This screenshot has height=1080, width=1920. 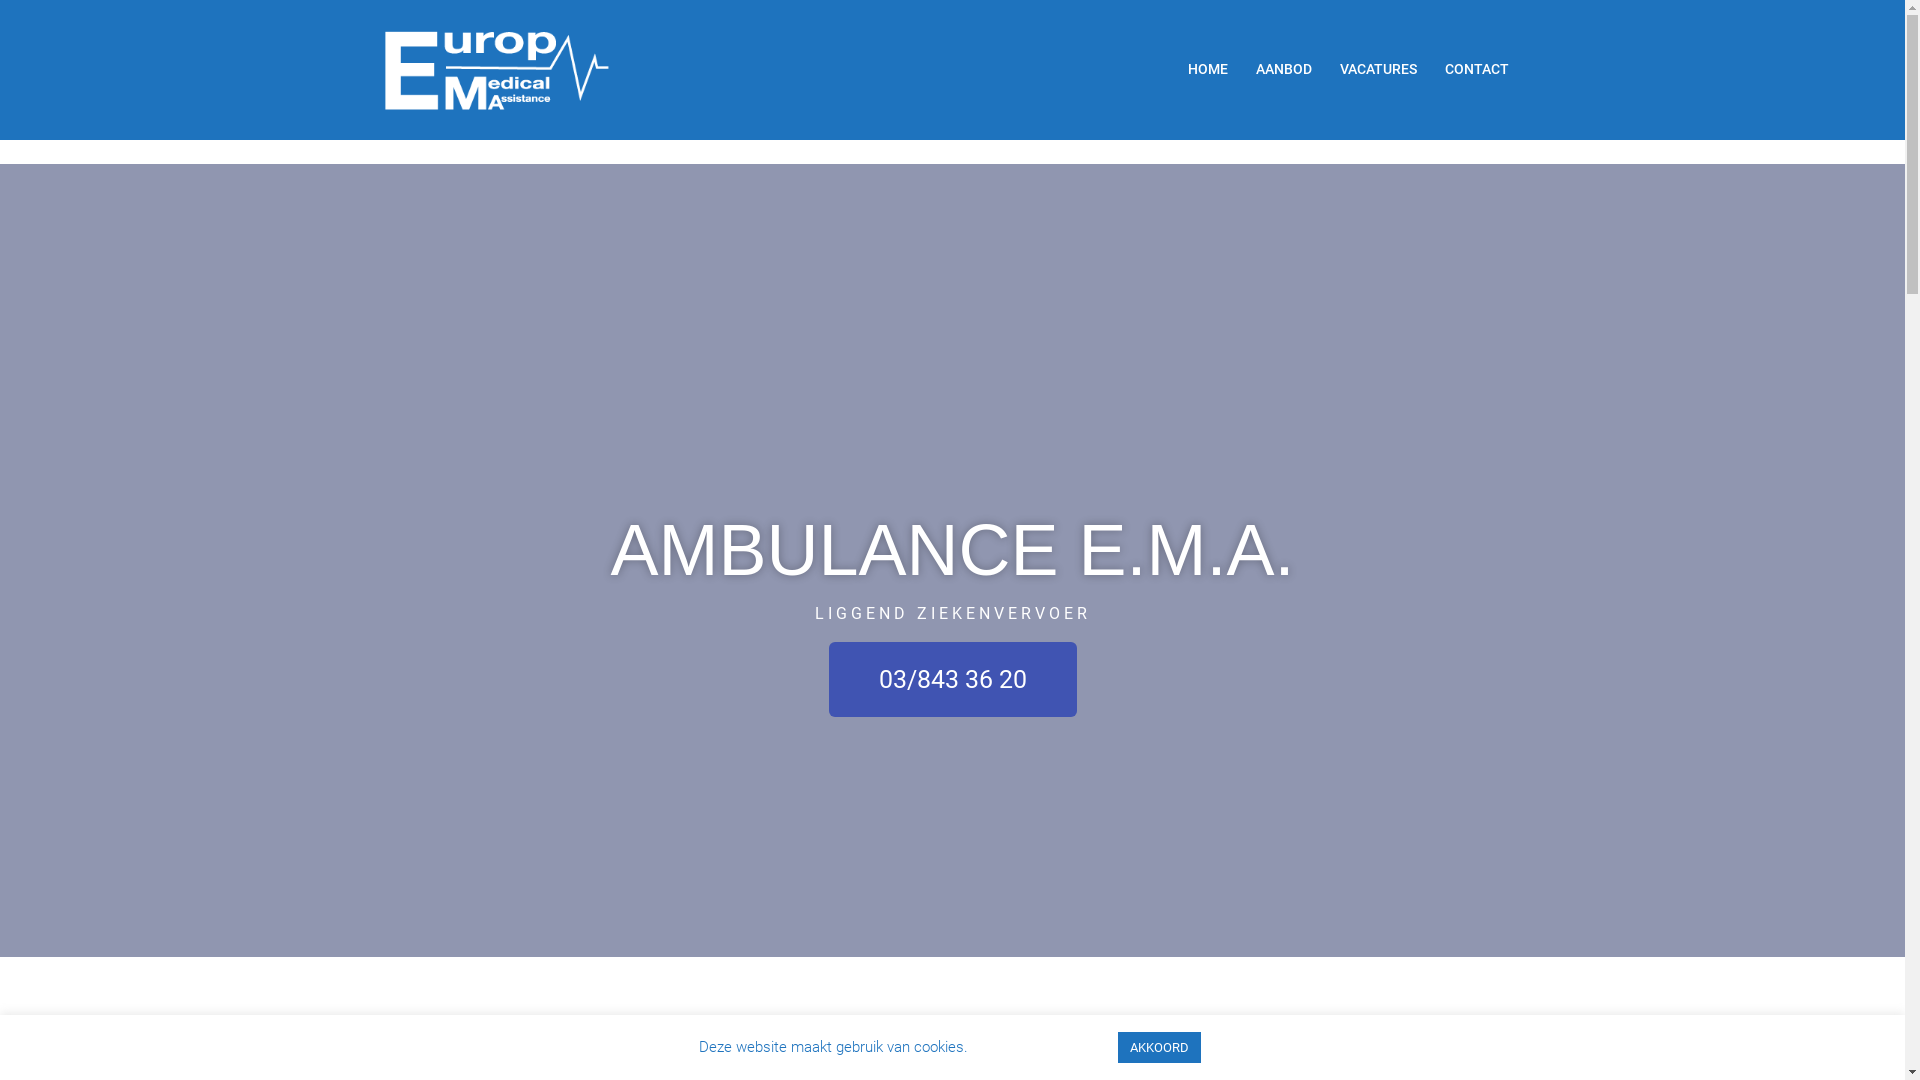 What do you see at coordinates (1041, 1045) in the screenshot?
I see `'Cookie settings'` at bounding box center [1041, 1045].